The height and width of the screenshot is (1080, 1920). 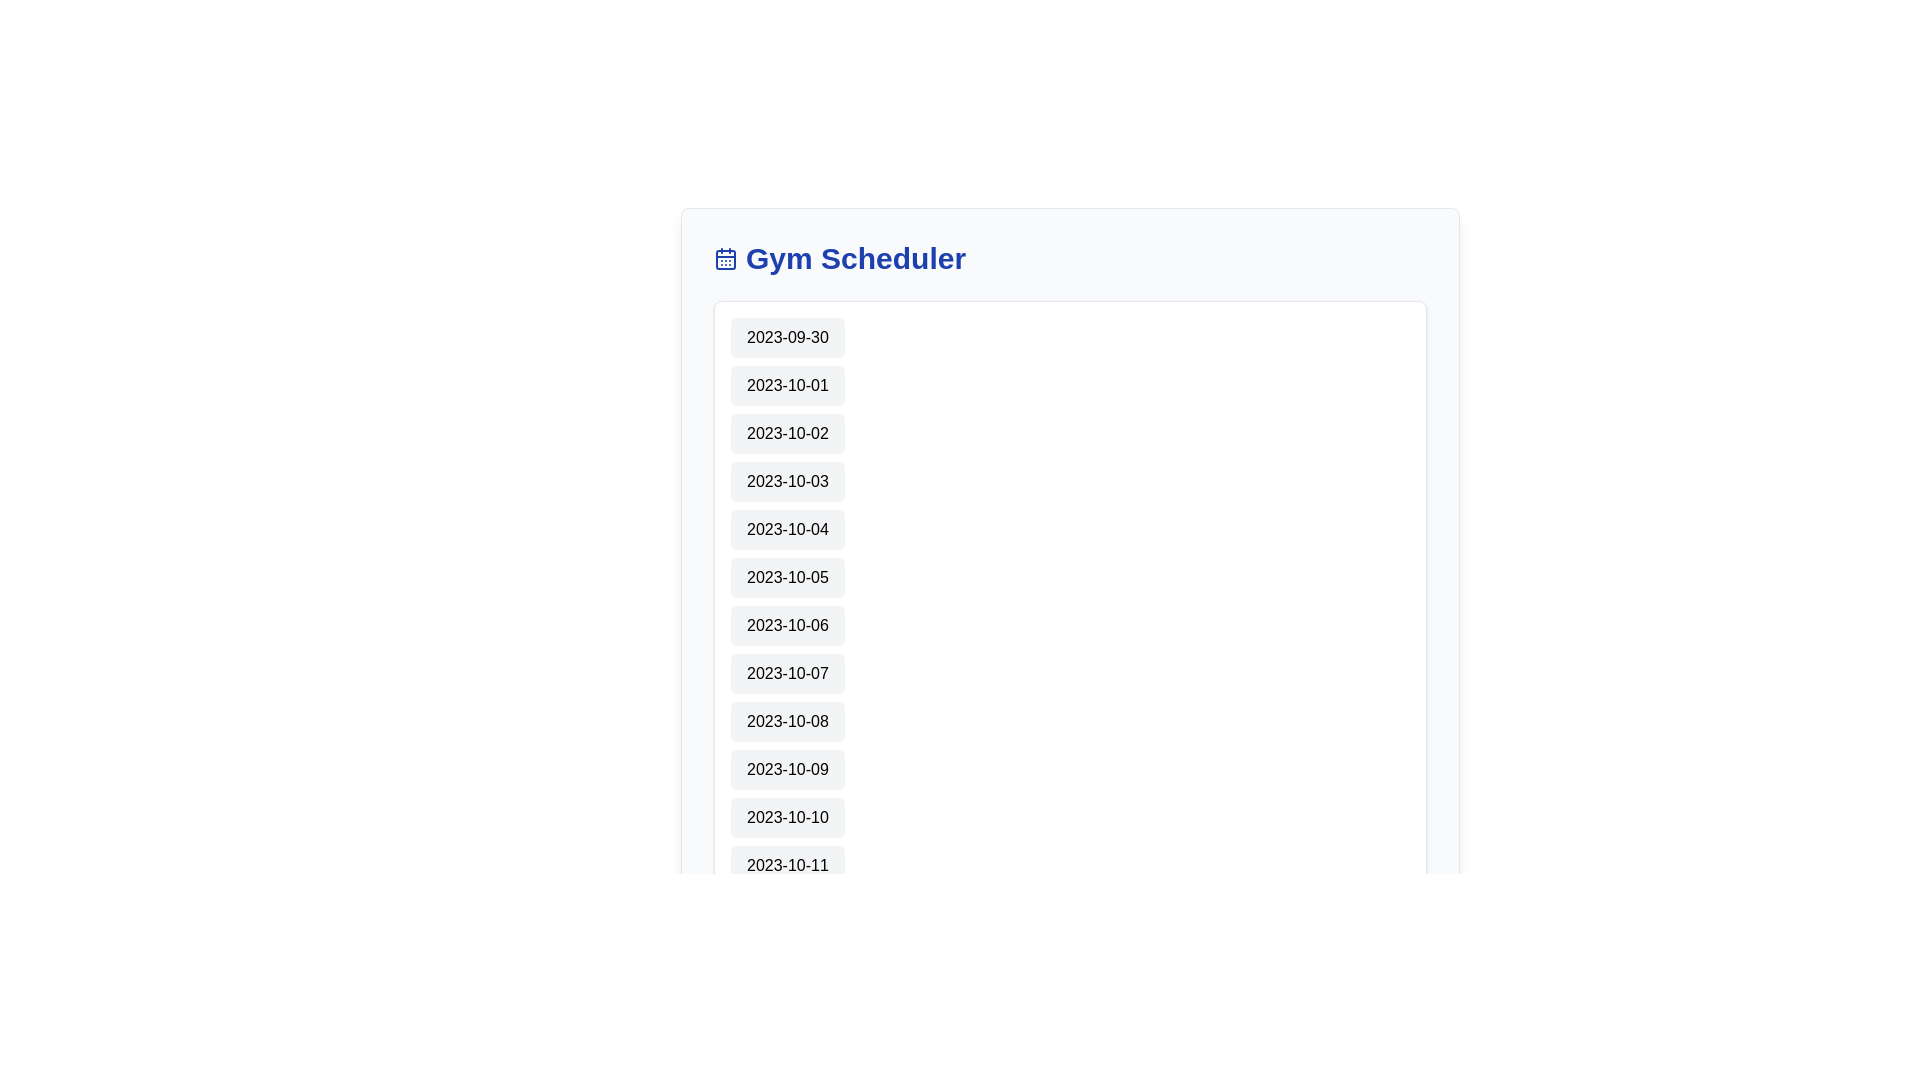 What do you see at coordinates (786, 674) in the screenshot?
I see `the button displaying the date '2023-10-07' located in the 8th position of the vertically arranged list` at bounding box center [786, 674].